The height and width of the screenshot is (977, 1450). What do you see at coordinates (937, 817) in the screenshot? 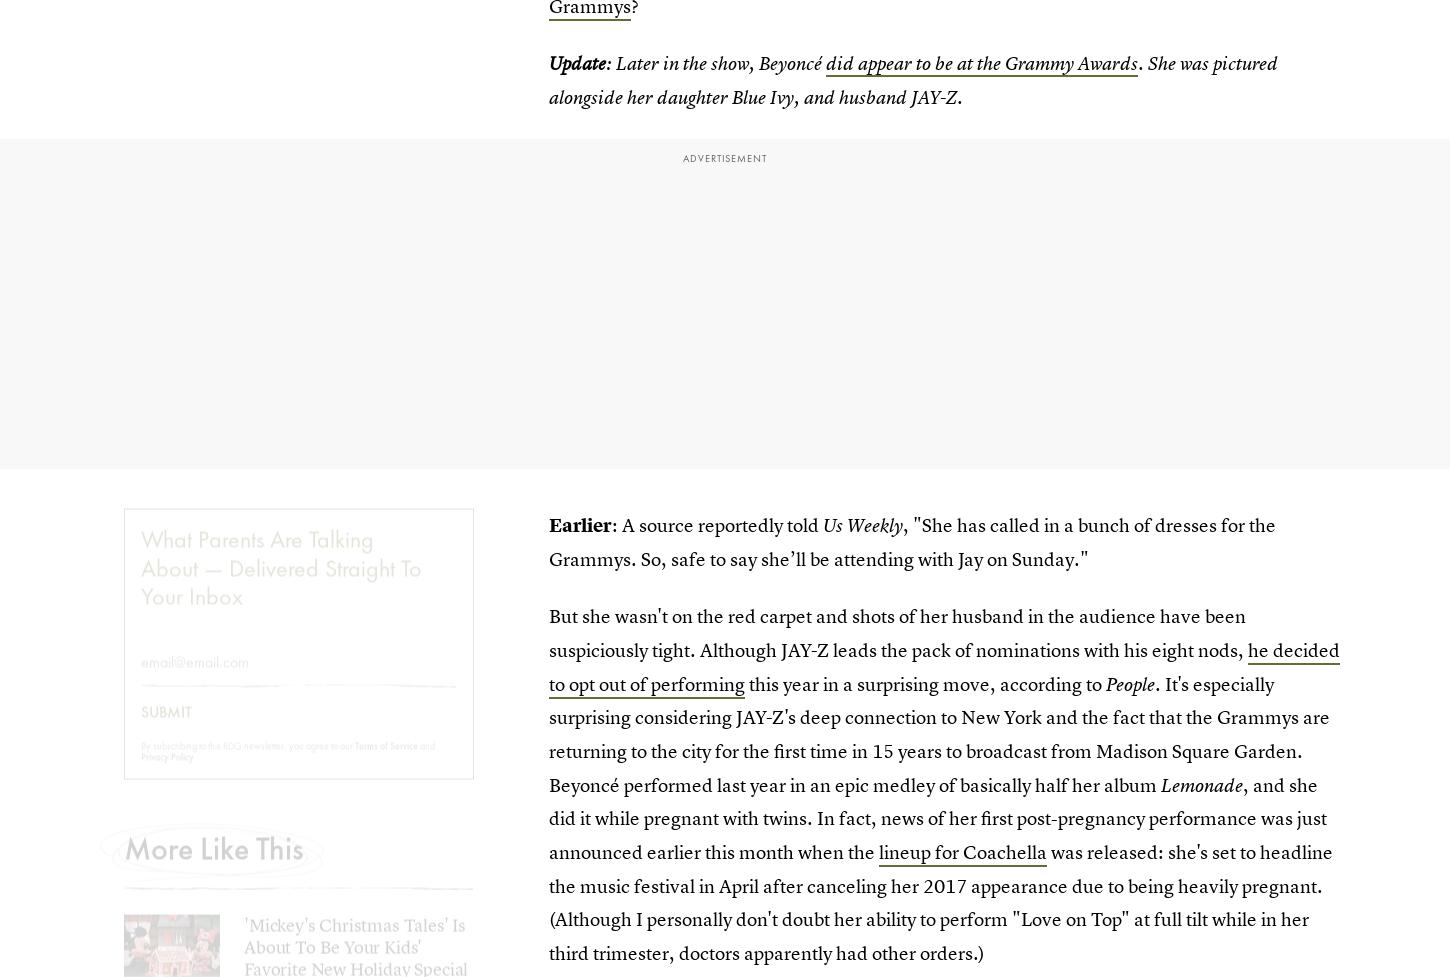
I see `', and she did it while pregnant with twins. In fact, news of her first post-pregnancy performance was just announced earlier this month when the'` at bounding box center [937, 817].